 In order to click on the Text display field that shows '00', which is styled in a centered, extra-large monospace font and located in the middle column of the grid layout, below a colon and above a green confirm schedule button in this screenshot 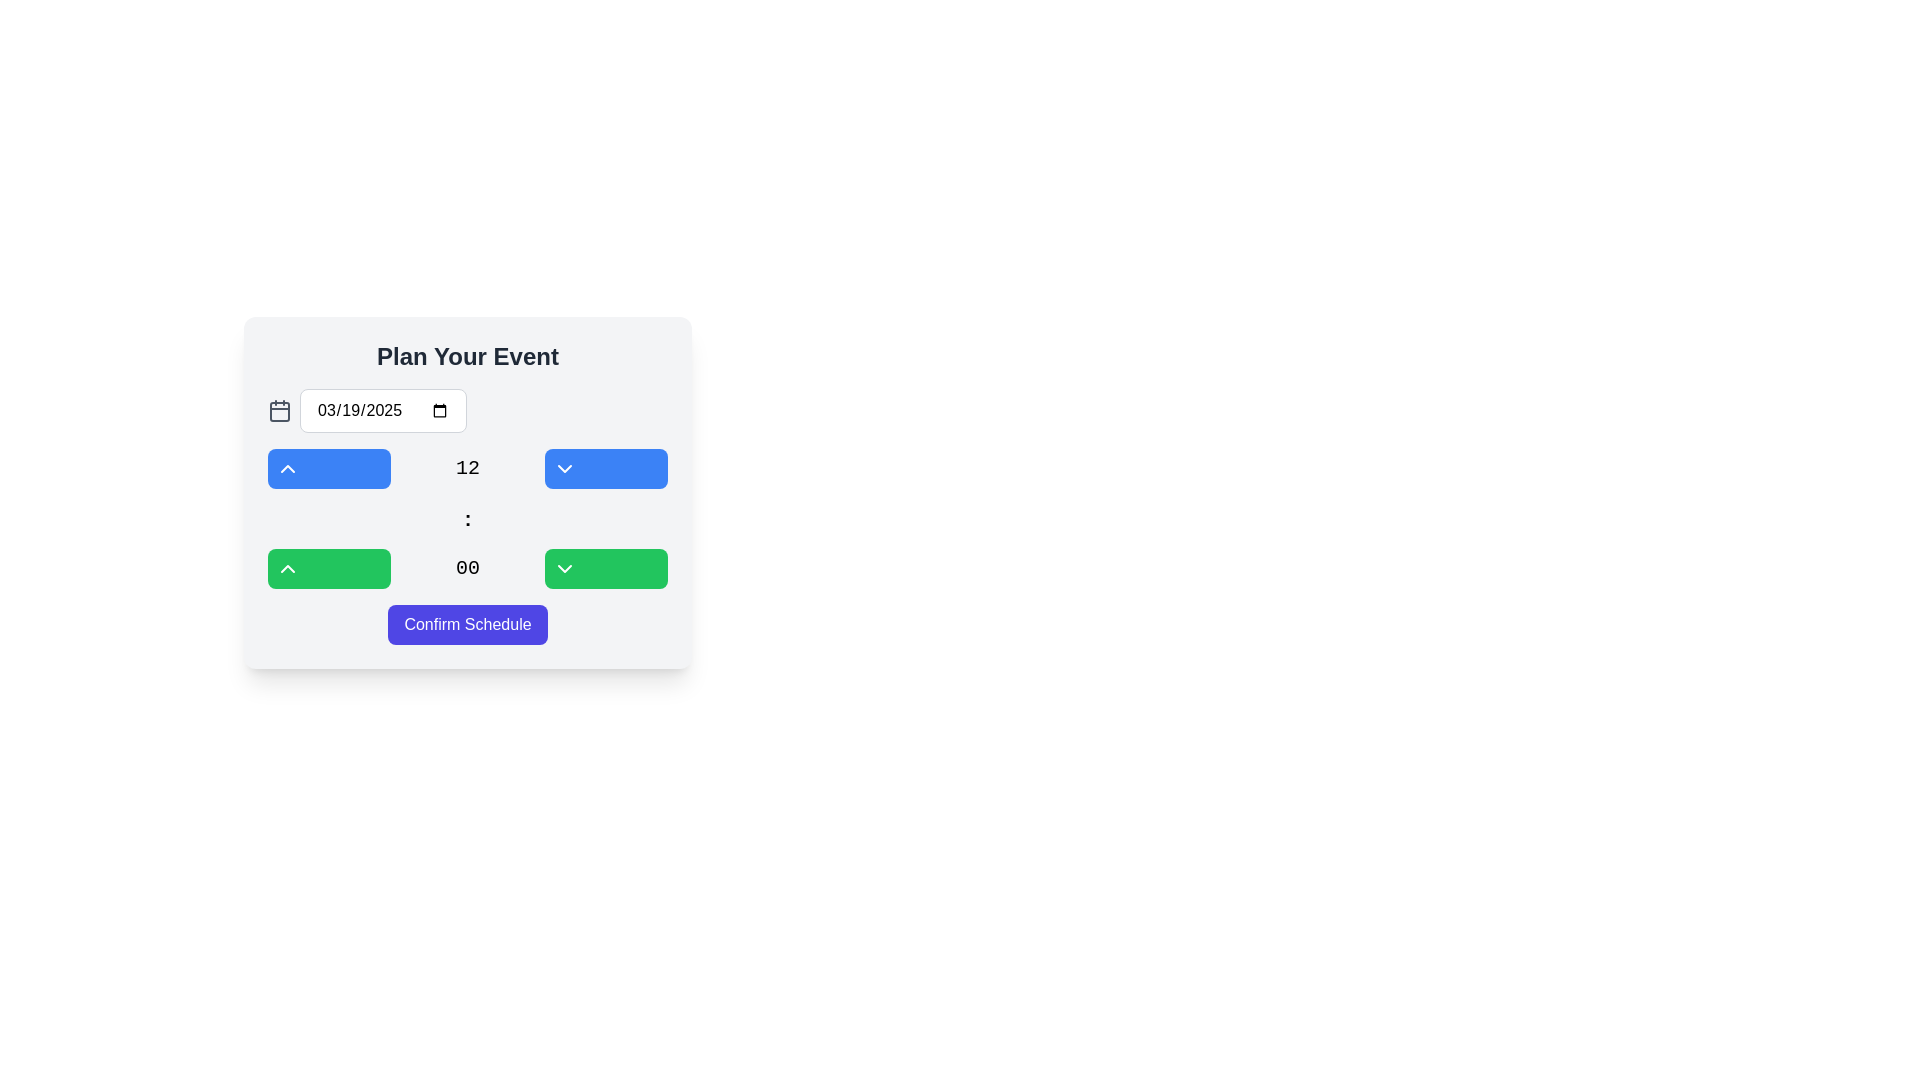, I will do `click(466, 569)`.